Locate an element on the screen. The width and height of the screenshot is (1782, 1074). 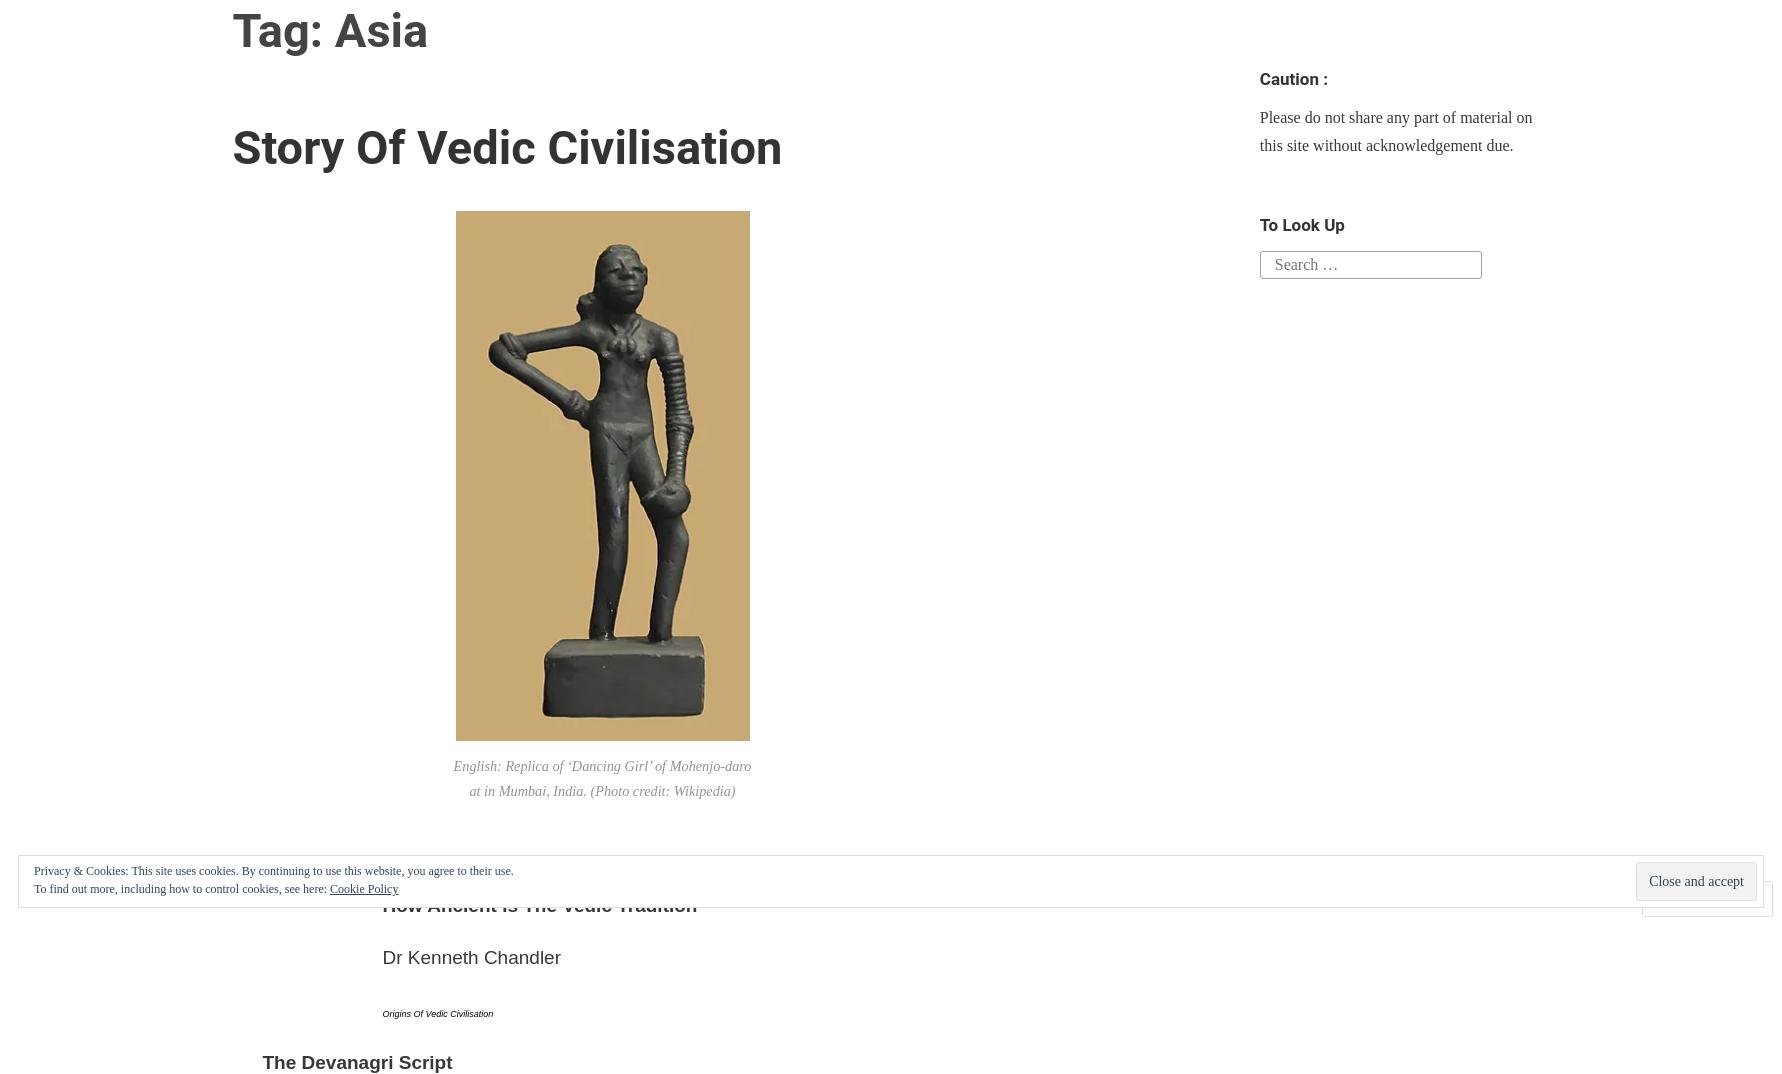
'Cookie Policy' is located at coordinates (364, 887).